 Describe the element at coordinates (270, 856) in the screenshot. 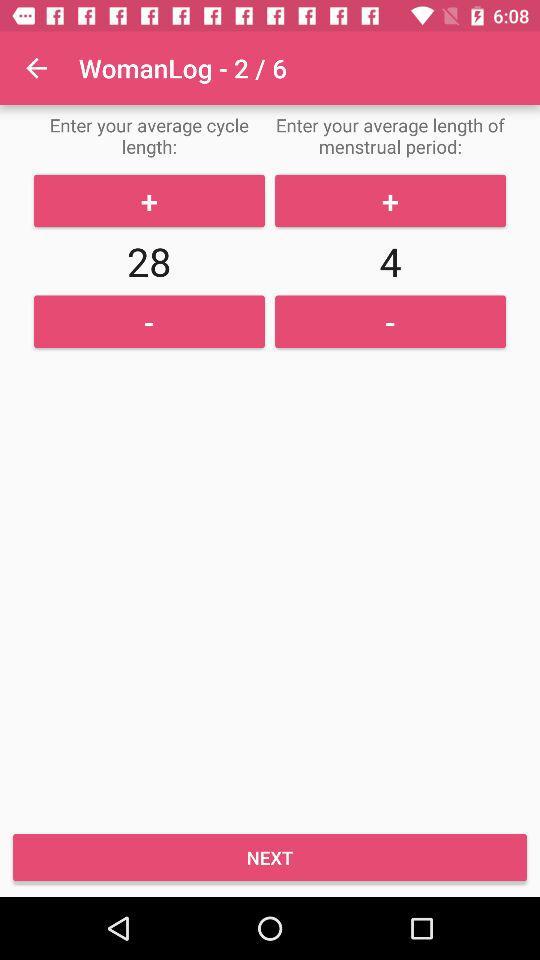

I see `last button` at that location.